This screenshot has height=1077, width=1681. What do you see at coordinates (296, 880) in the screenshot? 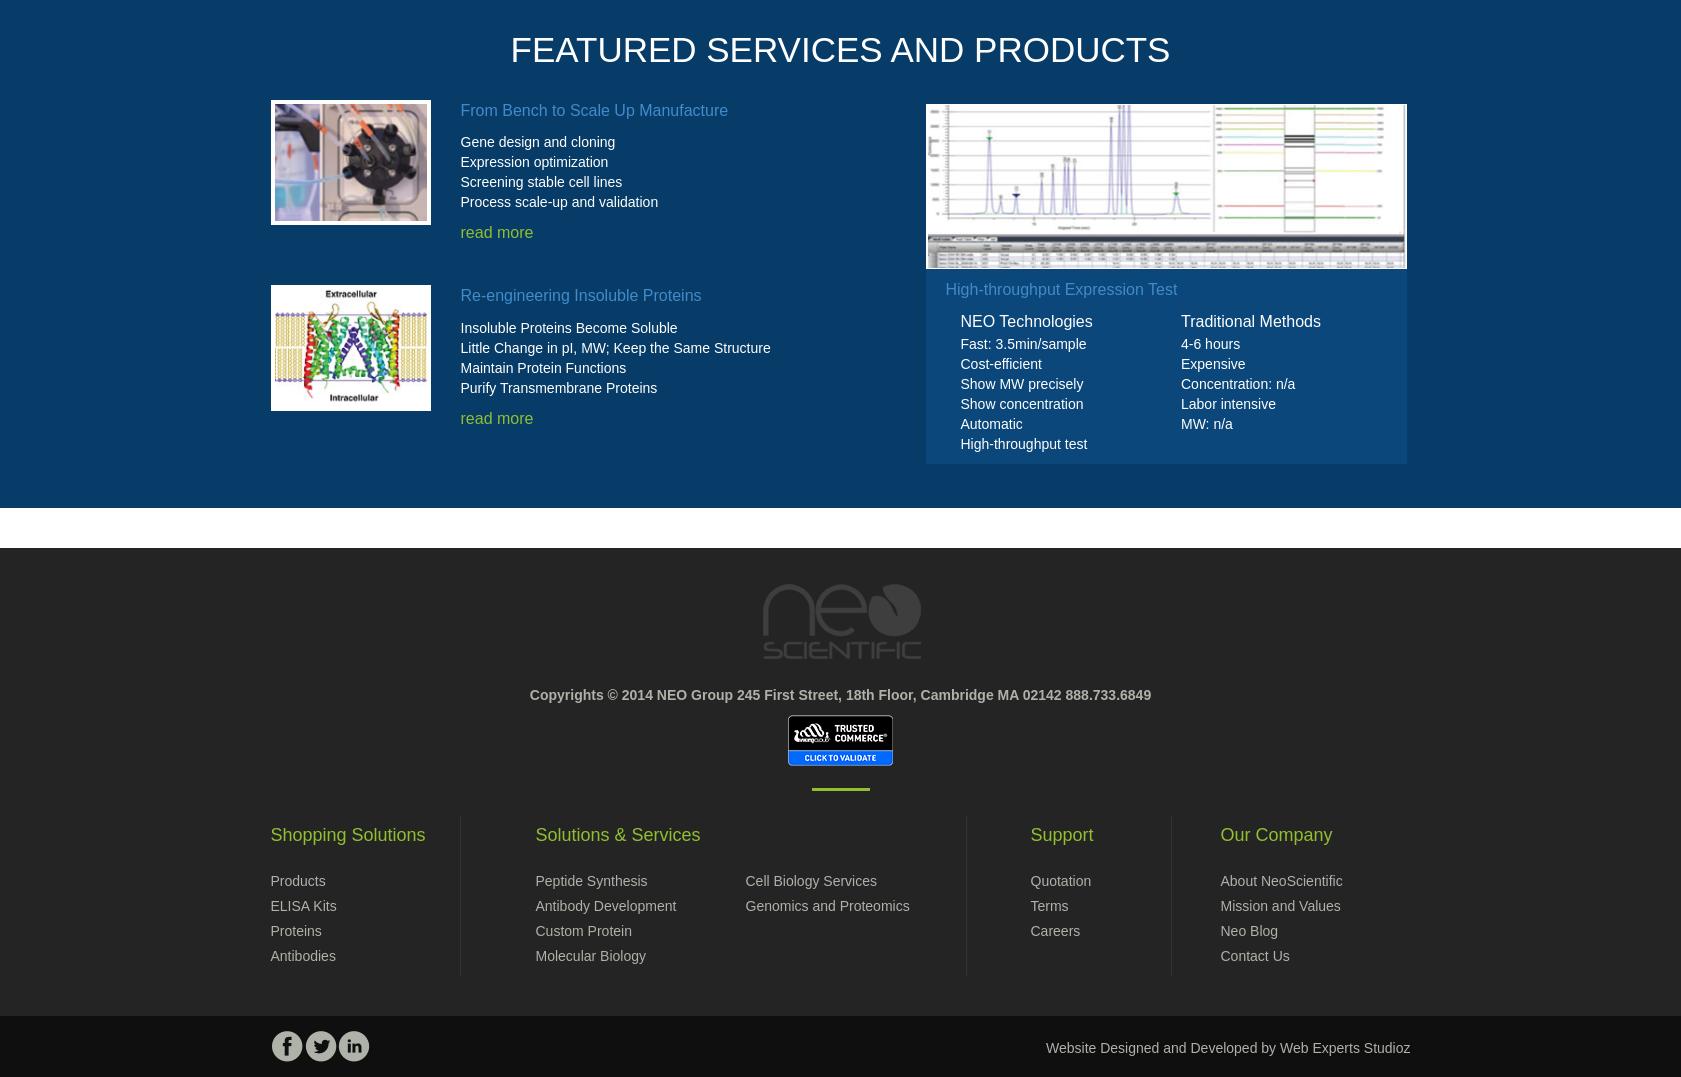
I see `'Products'` at bounding box center [296, 880].